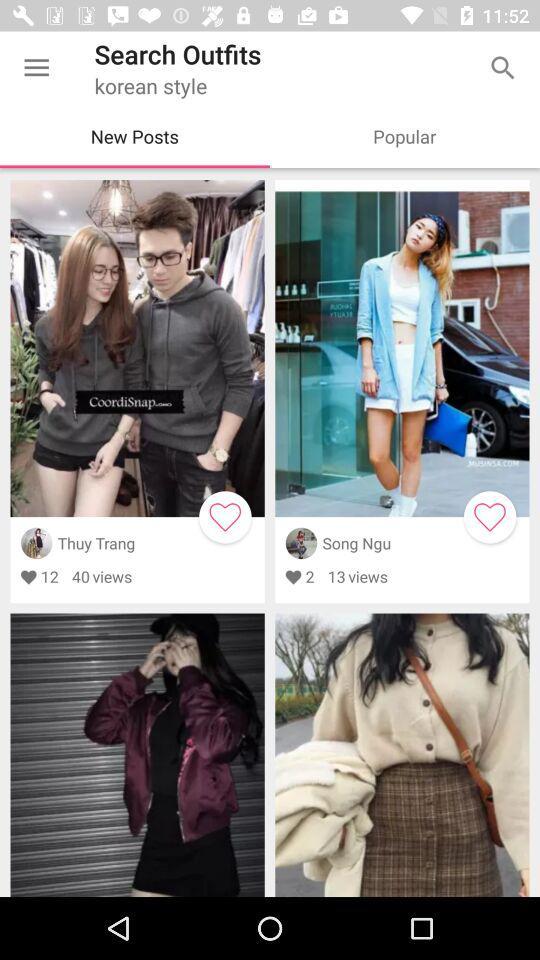 This screenshot has height=960, width=540. I want to click on the icon to the left of the search outfits icon, so click(36, 68).